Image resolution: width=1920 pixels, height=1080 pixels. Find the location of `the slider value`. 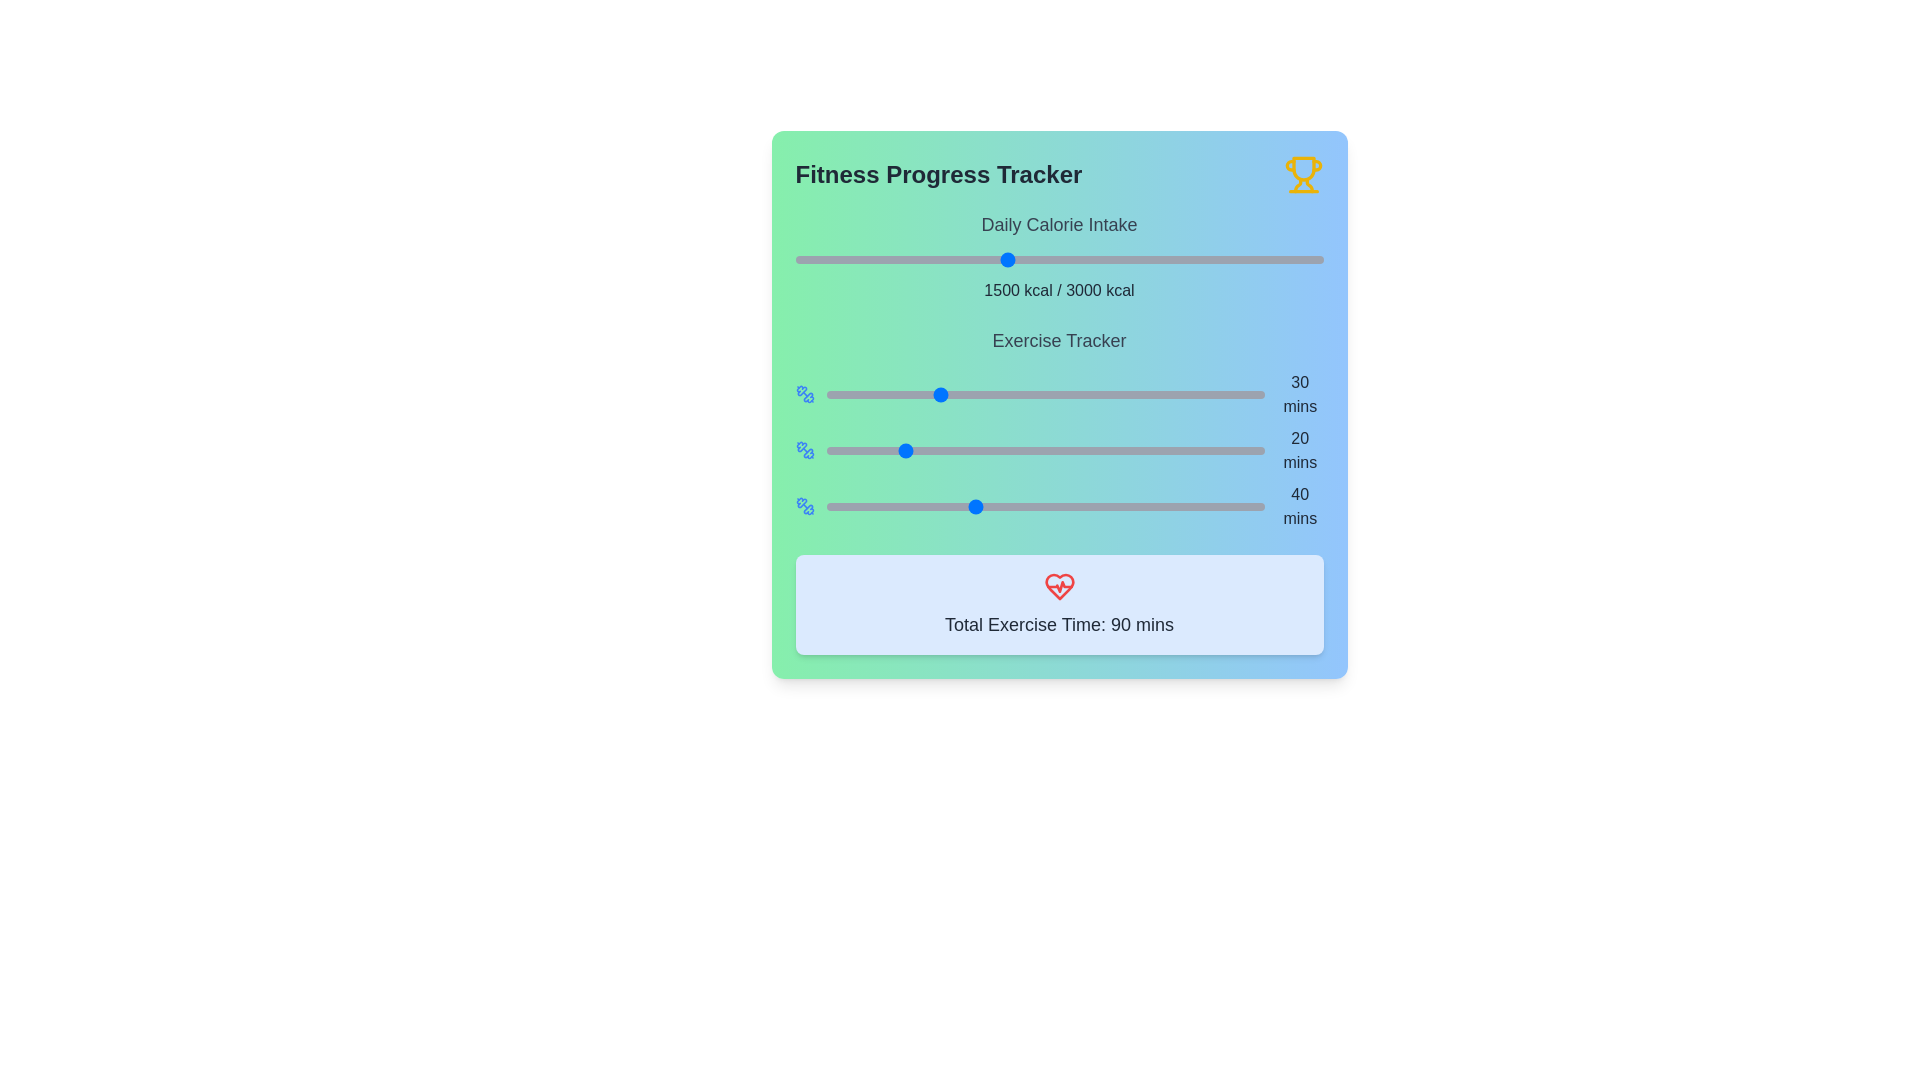

the slider value is located at coordinates (1107, 451).